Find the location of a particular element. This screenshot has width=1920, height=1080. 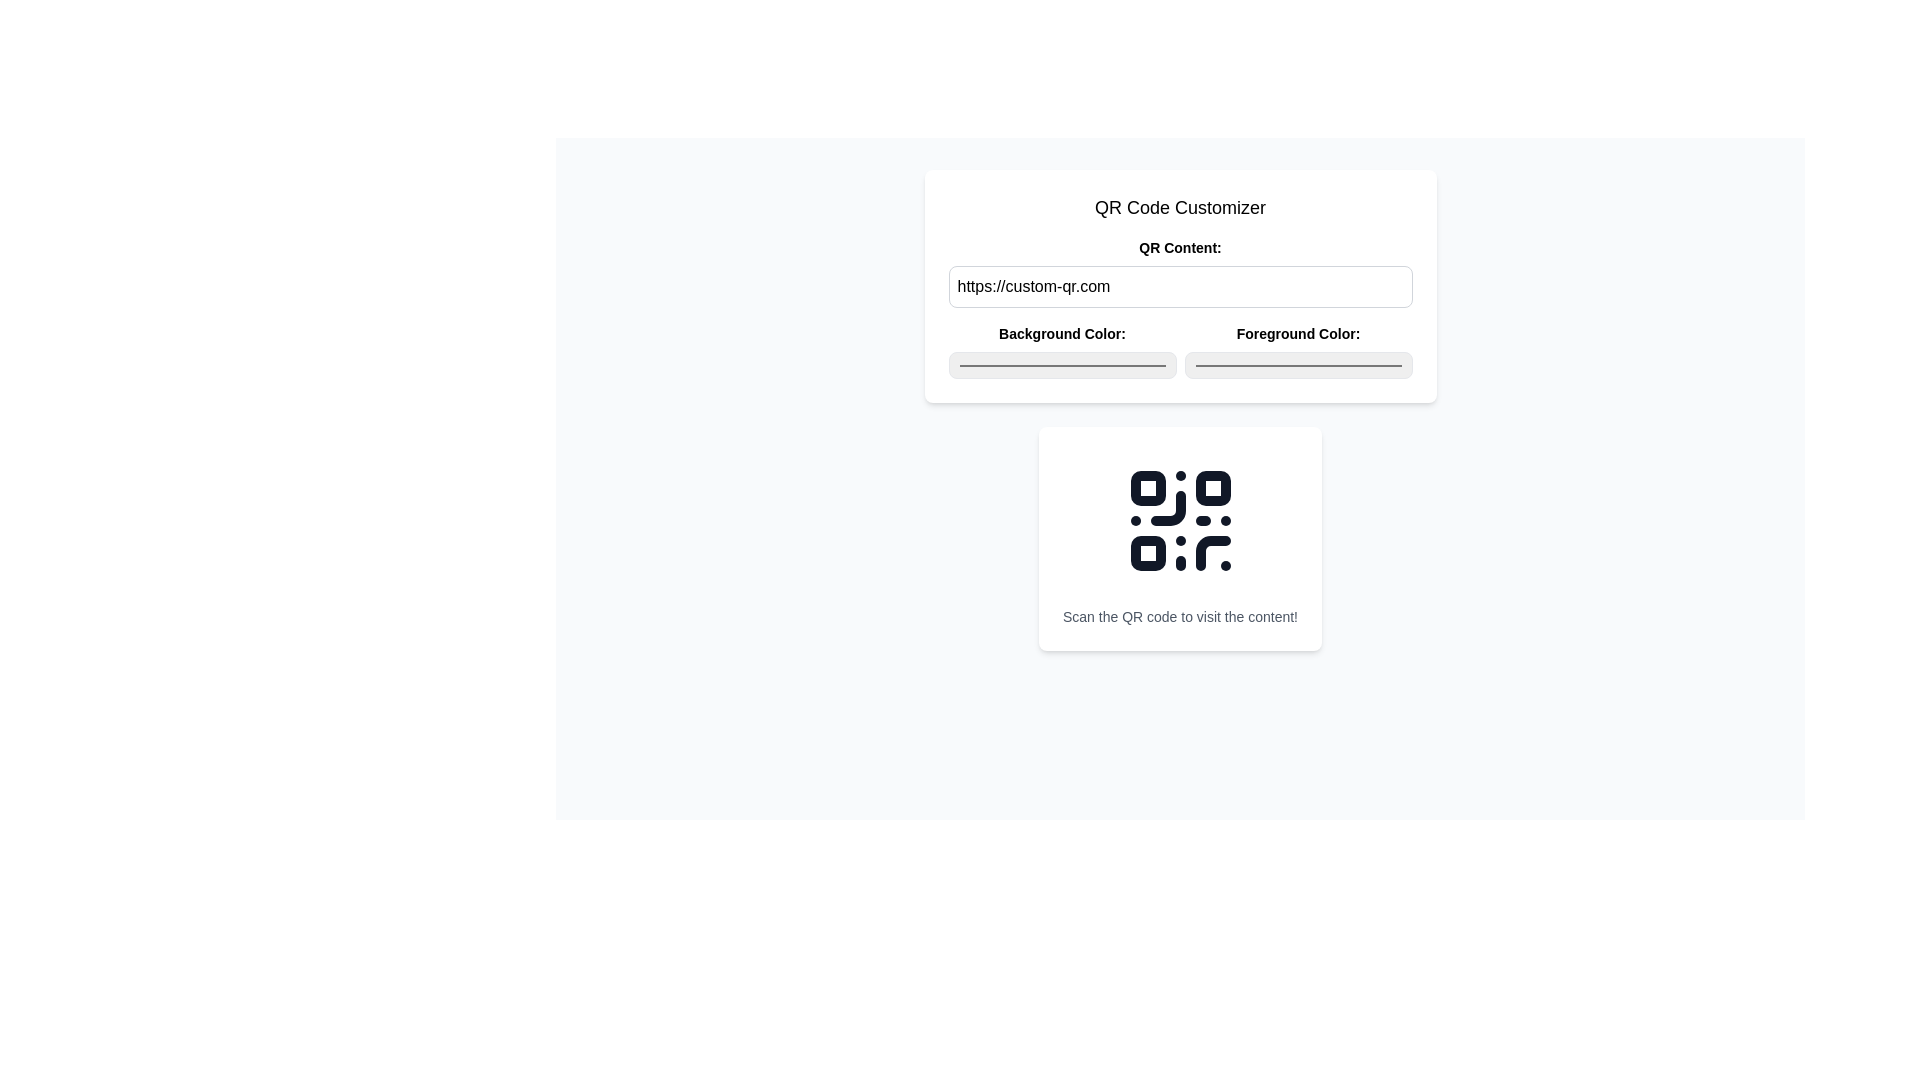

the QR code display section containing the QR code and the text 'Scan the QR code to visit the content!' by clicking on its center point is located at coordinates (1180, 538).